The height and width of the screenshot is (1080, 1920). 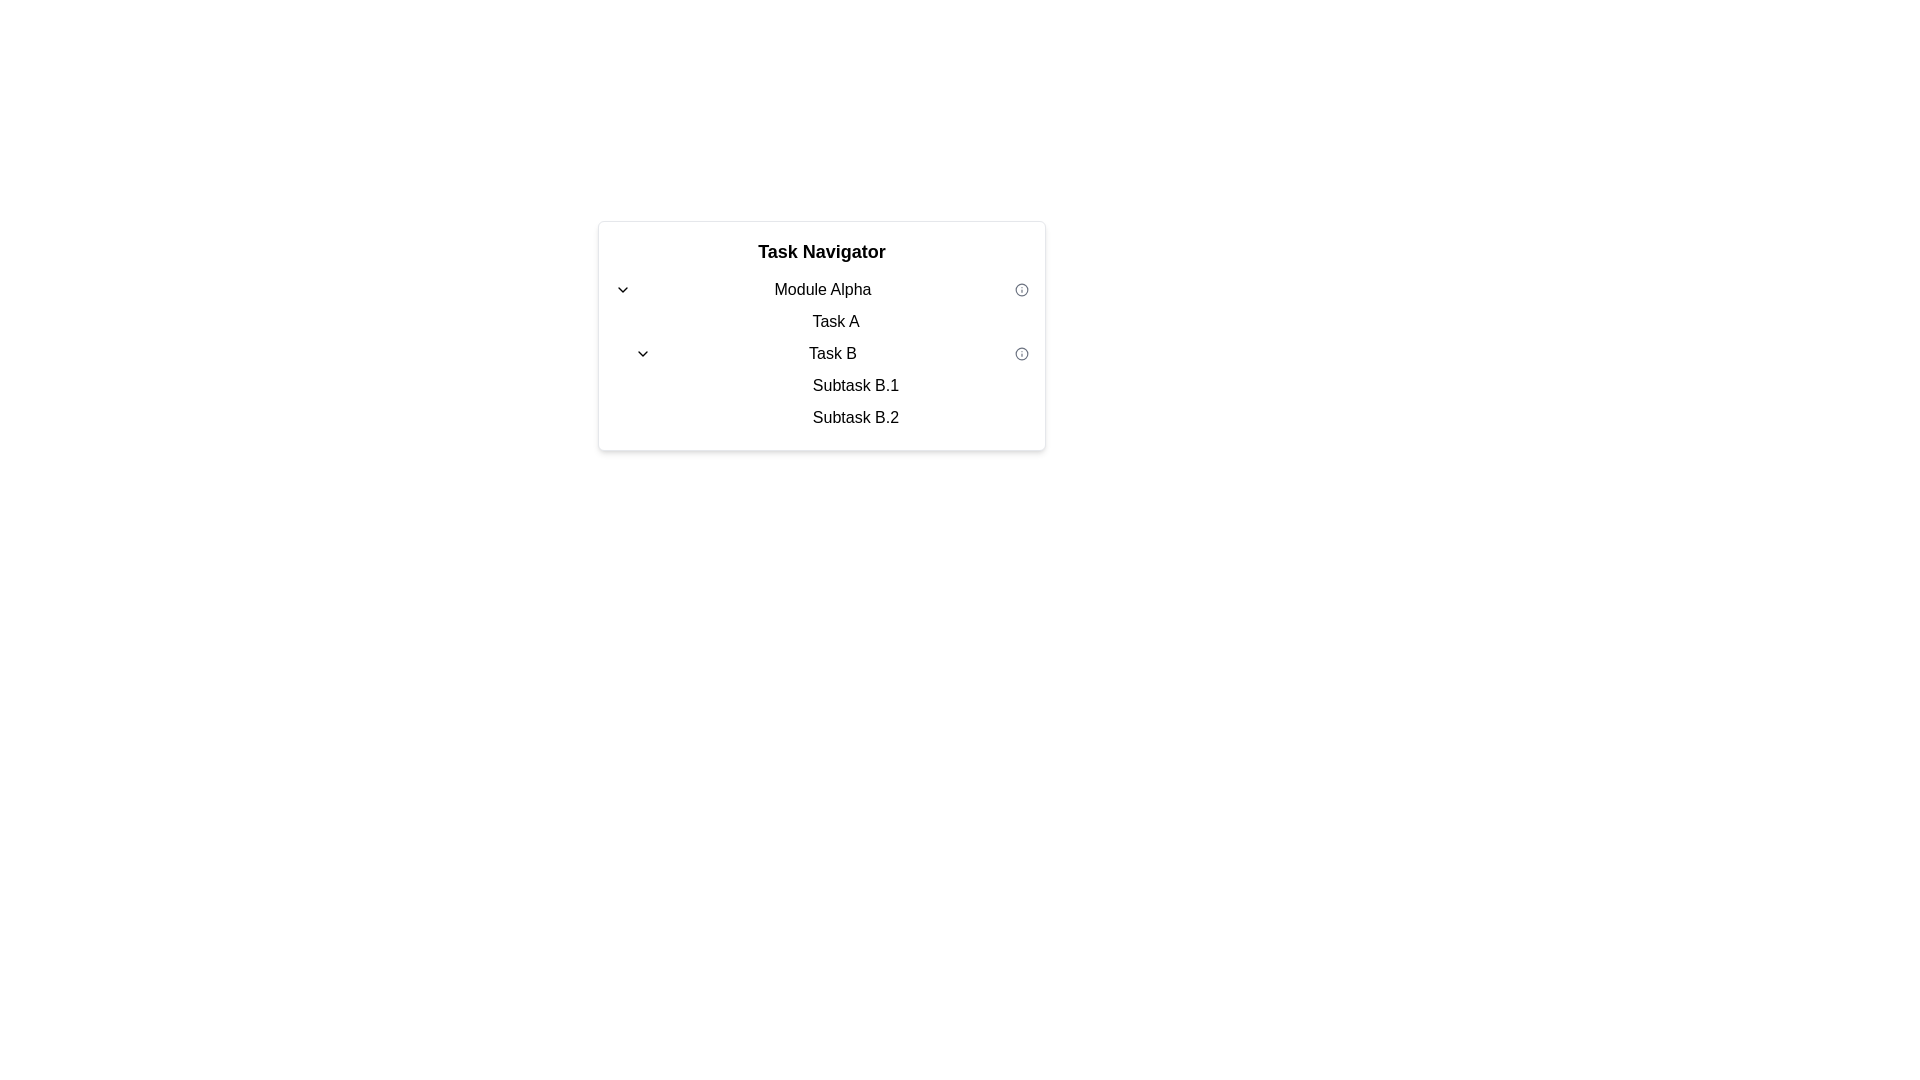 I want to click on the second subtask item in the hierarchical navigation menu under 'Task B', so click(x=851, y=416).